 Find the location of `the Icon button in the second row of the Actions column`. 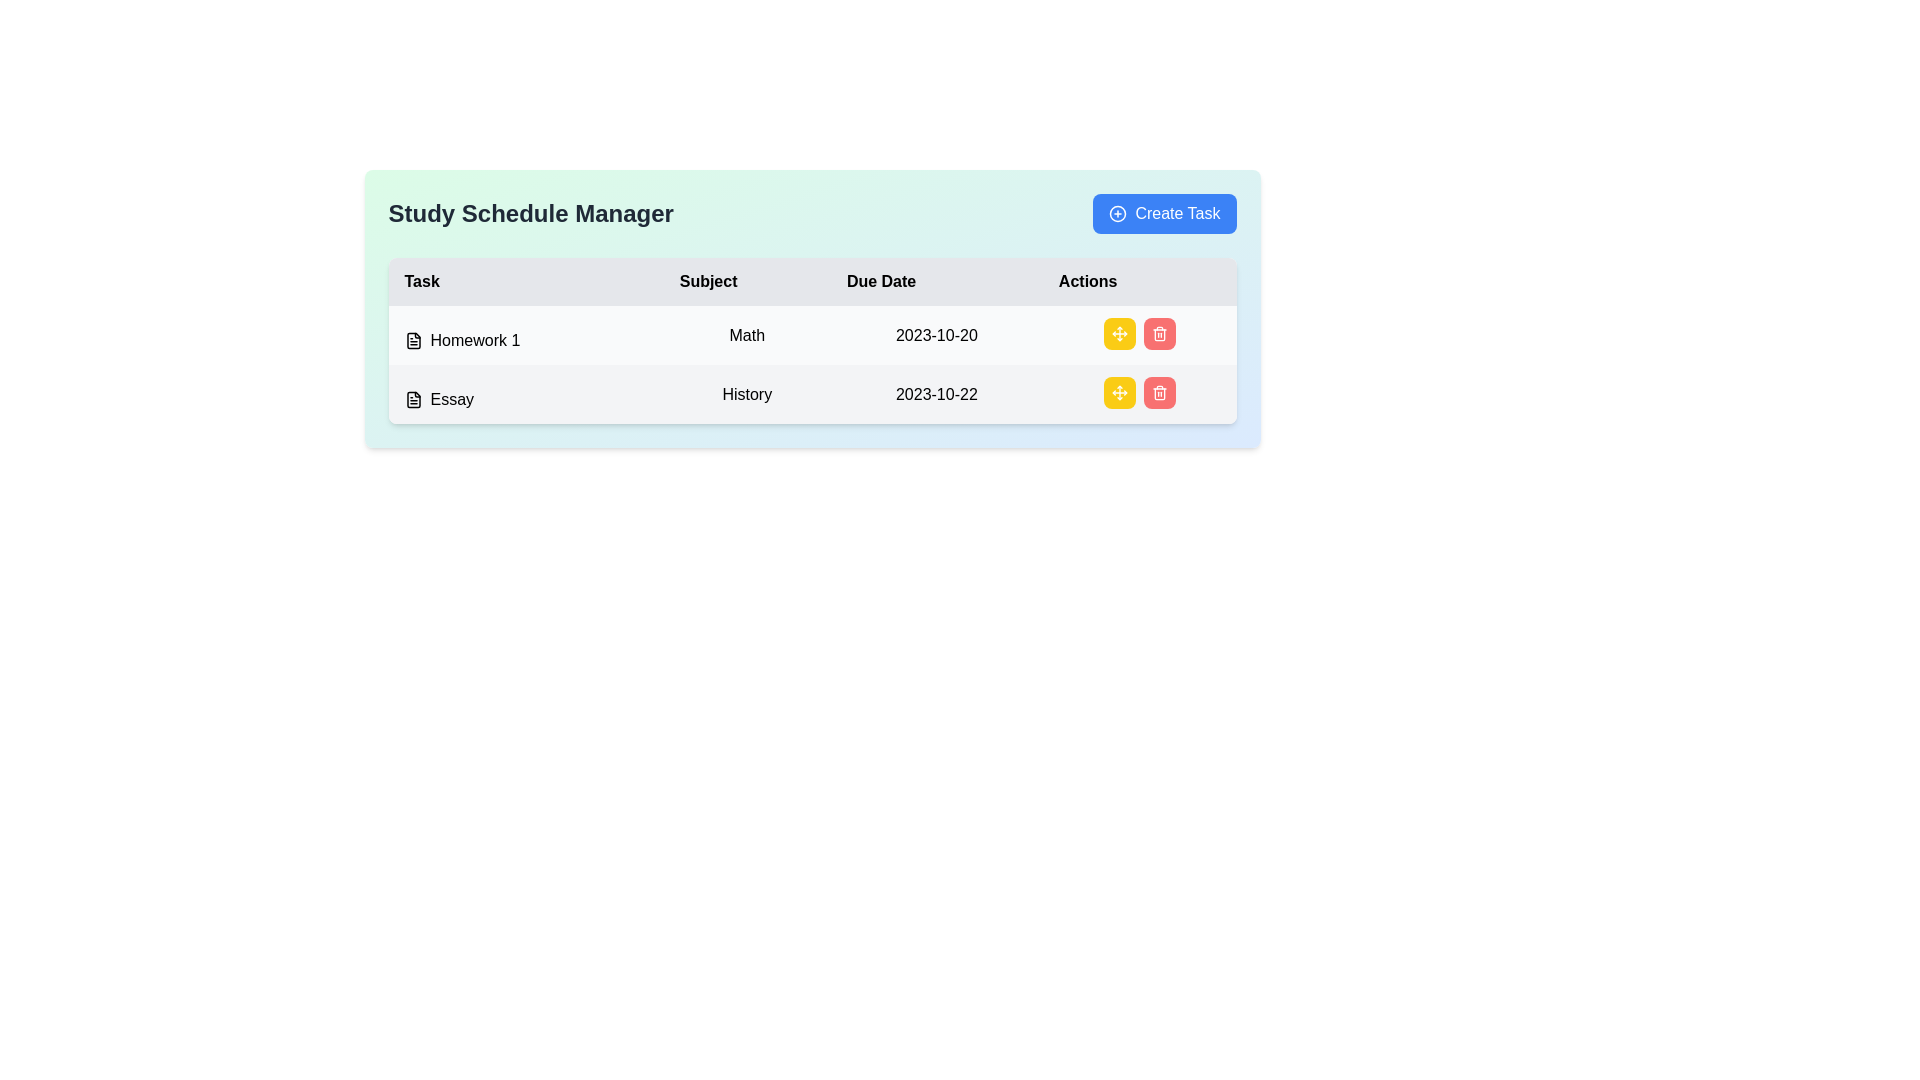

the Icon button in the second row of the Actions column is located at coordinates (1159, 393).